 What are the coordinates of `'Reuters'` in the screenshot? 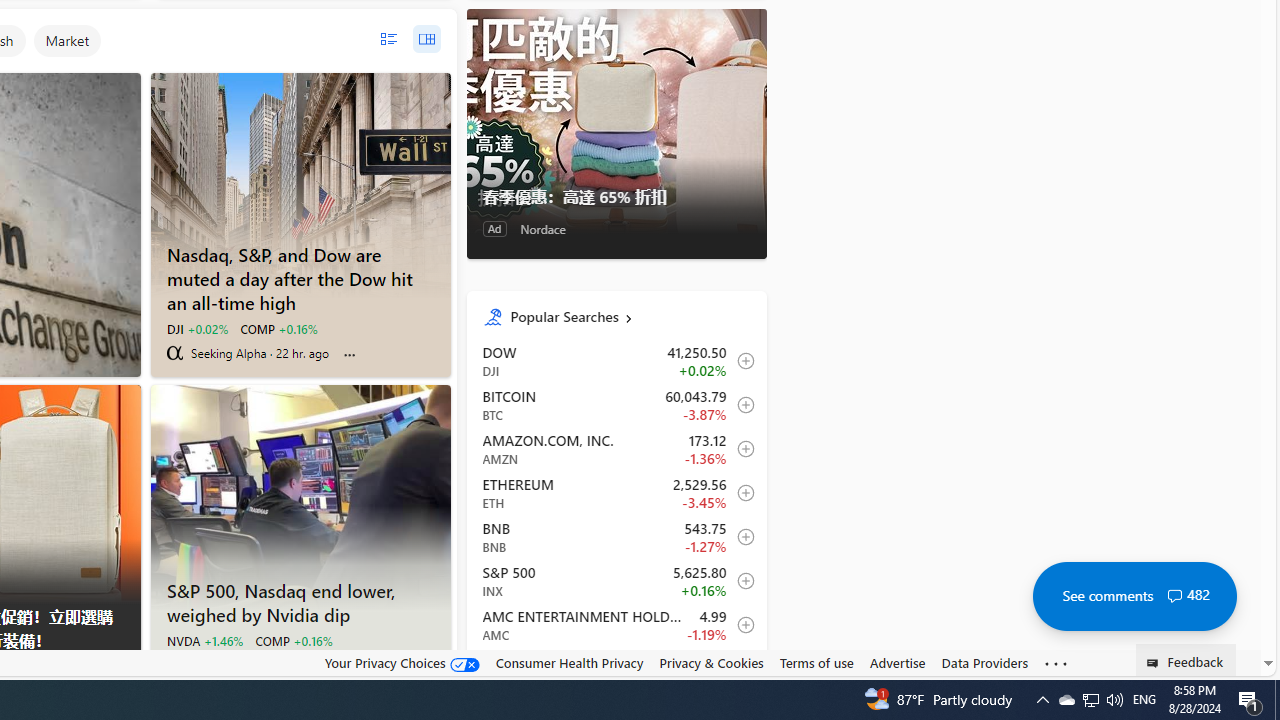 It's located at (174, 664).